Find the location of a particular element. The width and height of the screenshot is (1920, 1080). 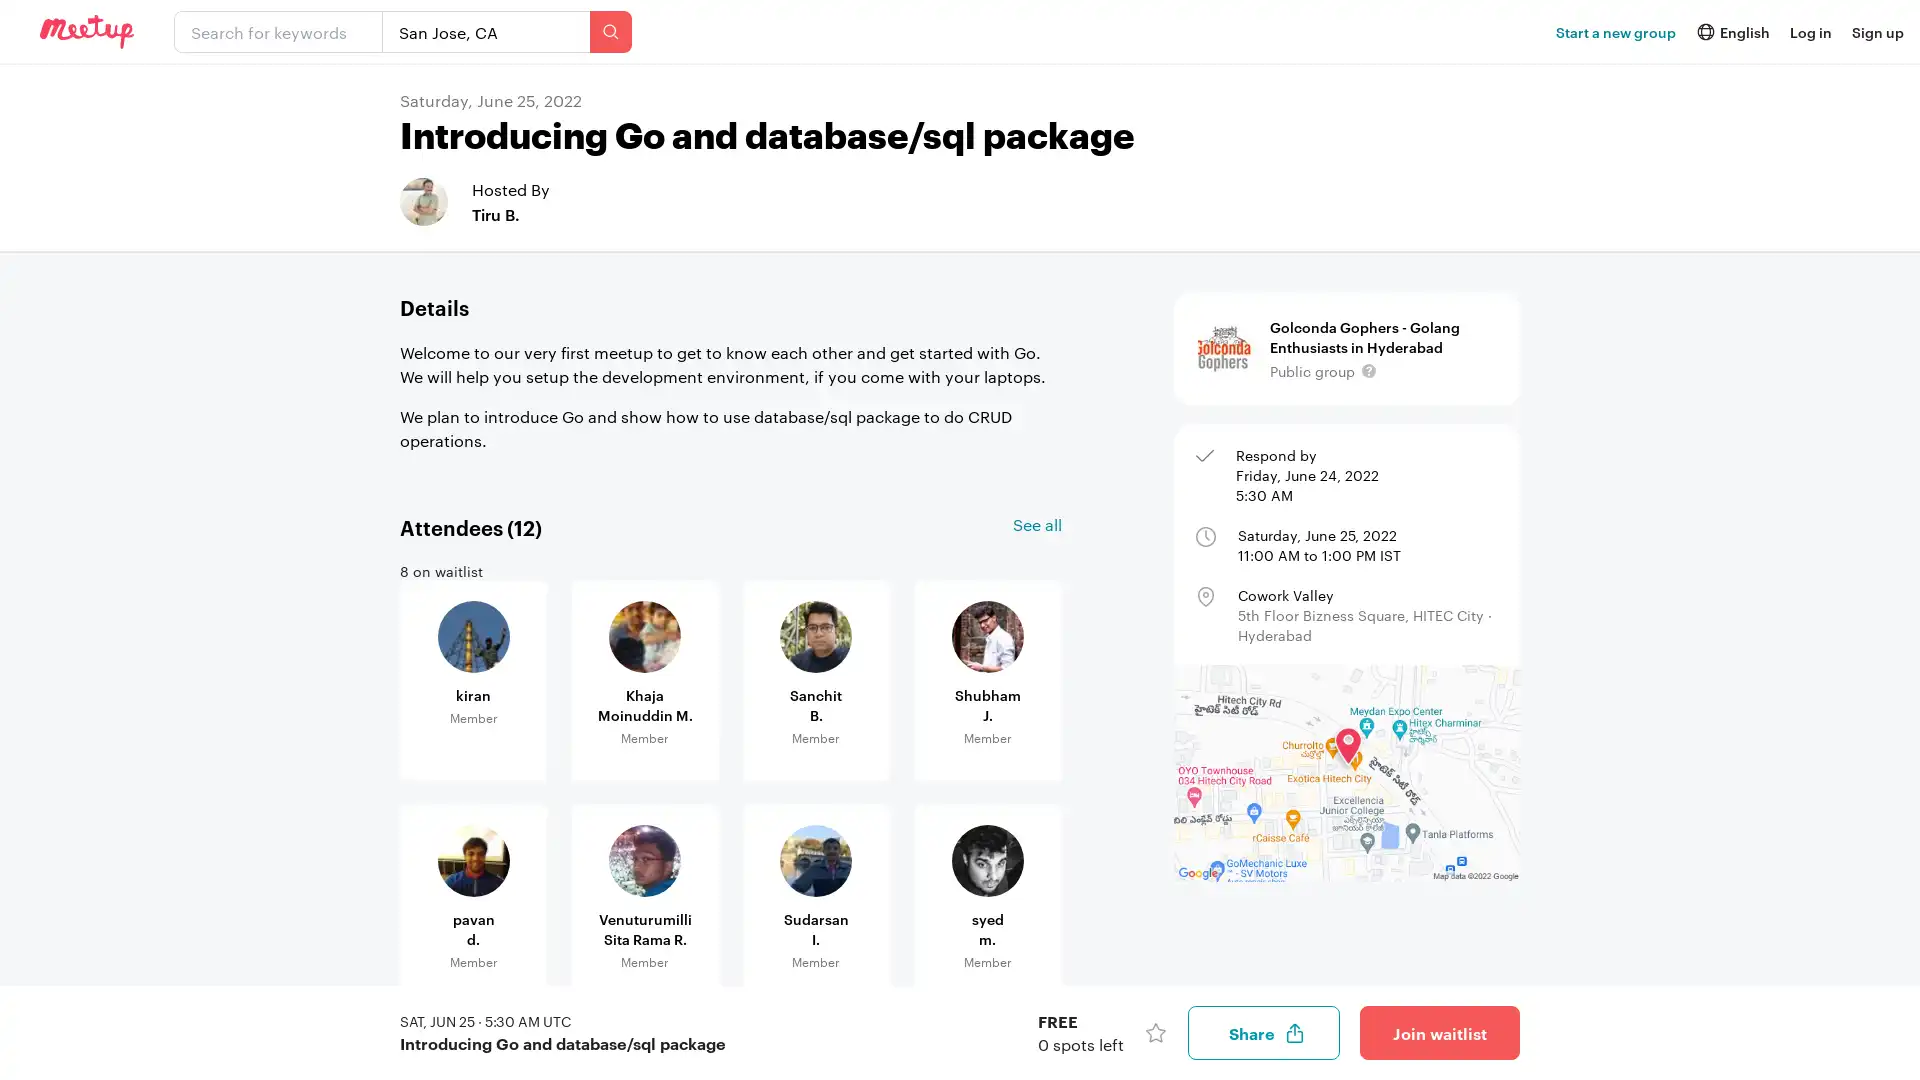

This groups content, including its members and event details, are visible to the public. is located at coordinates (1367, 370).